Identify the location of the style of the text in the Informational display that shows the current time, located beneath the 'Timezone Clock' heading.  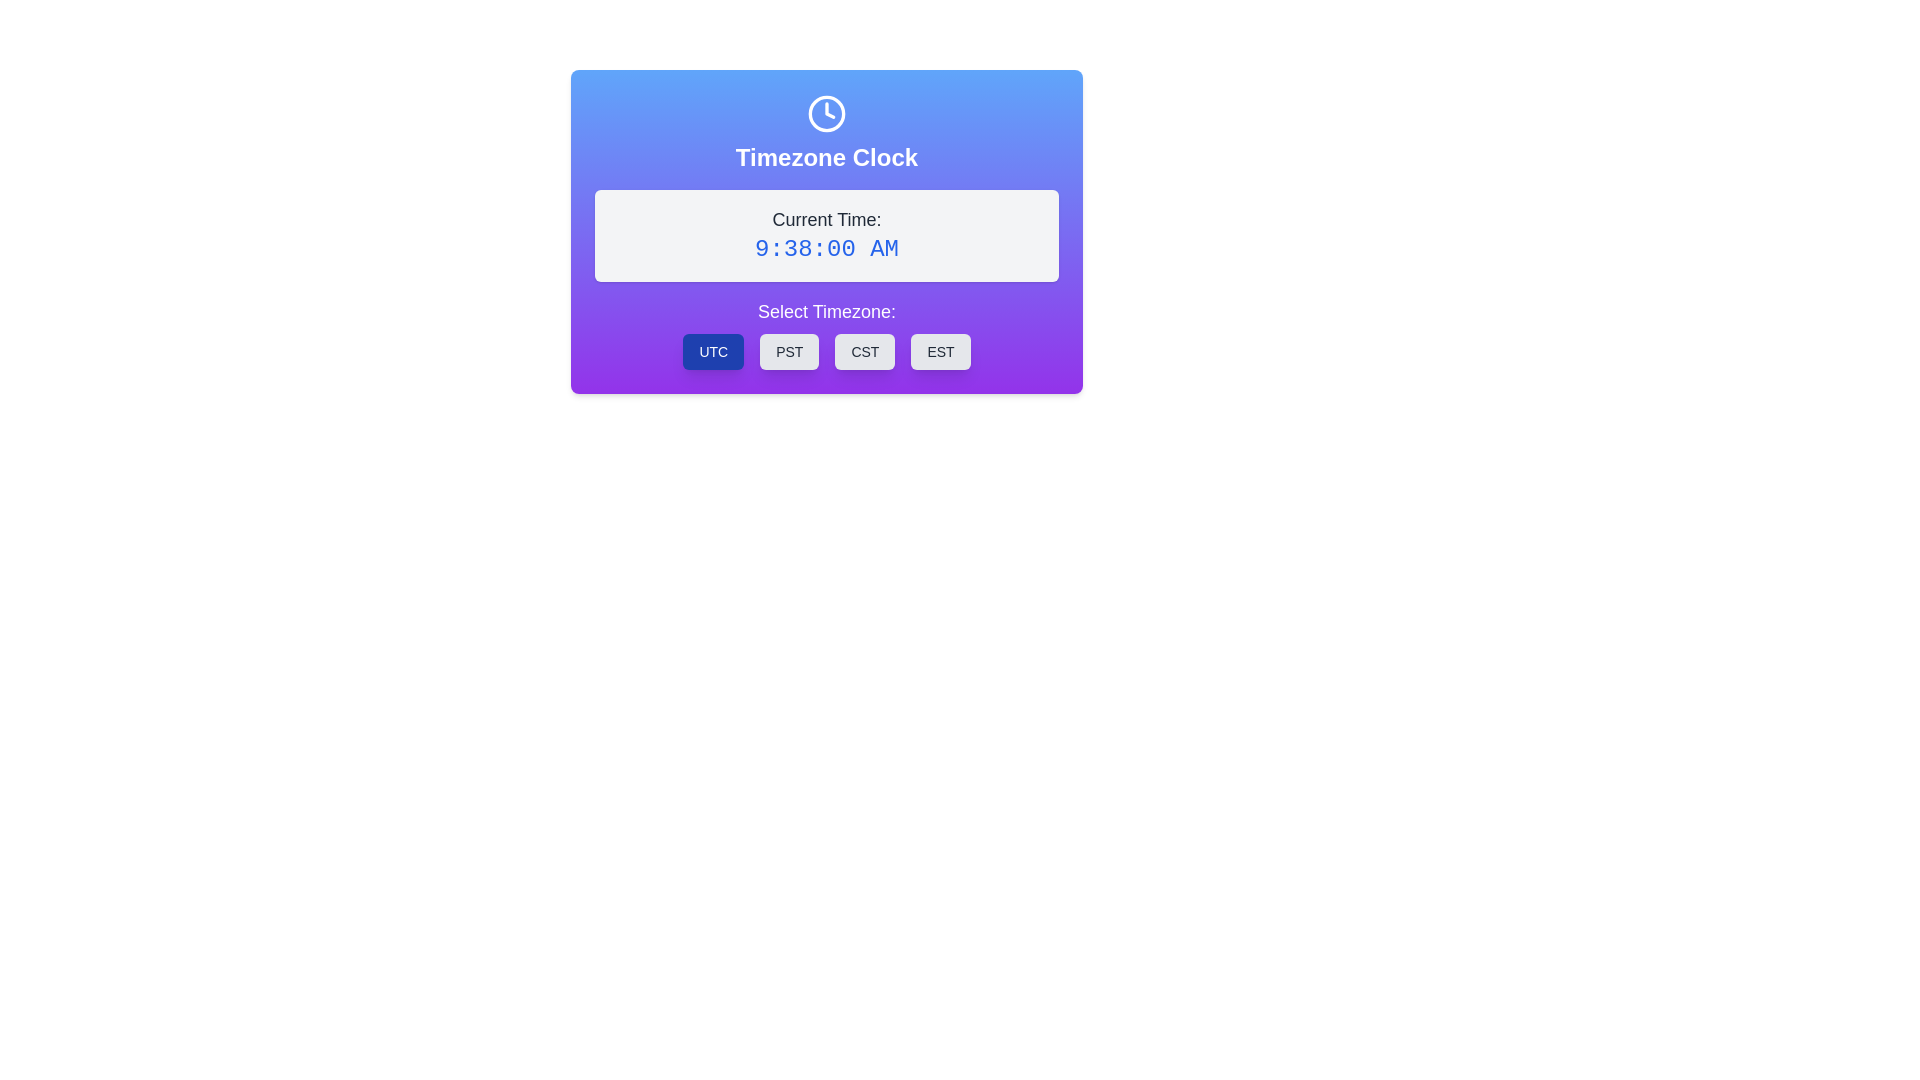
(826, 234).